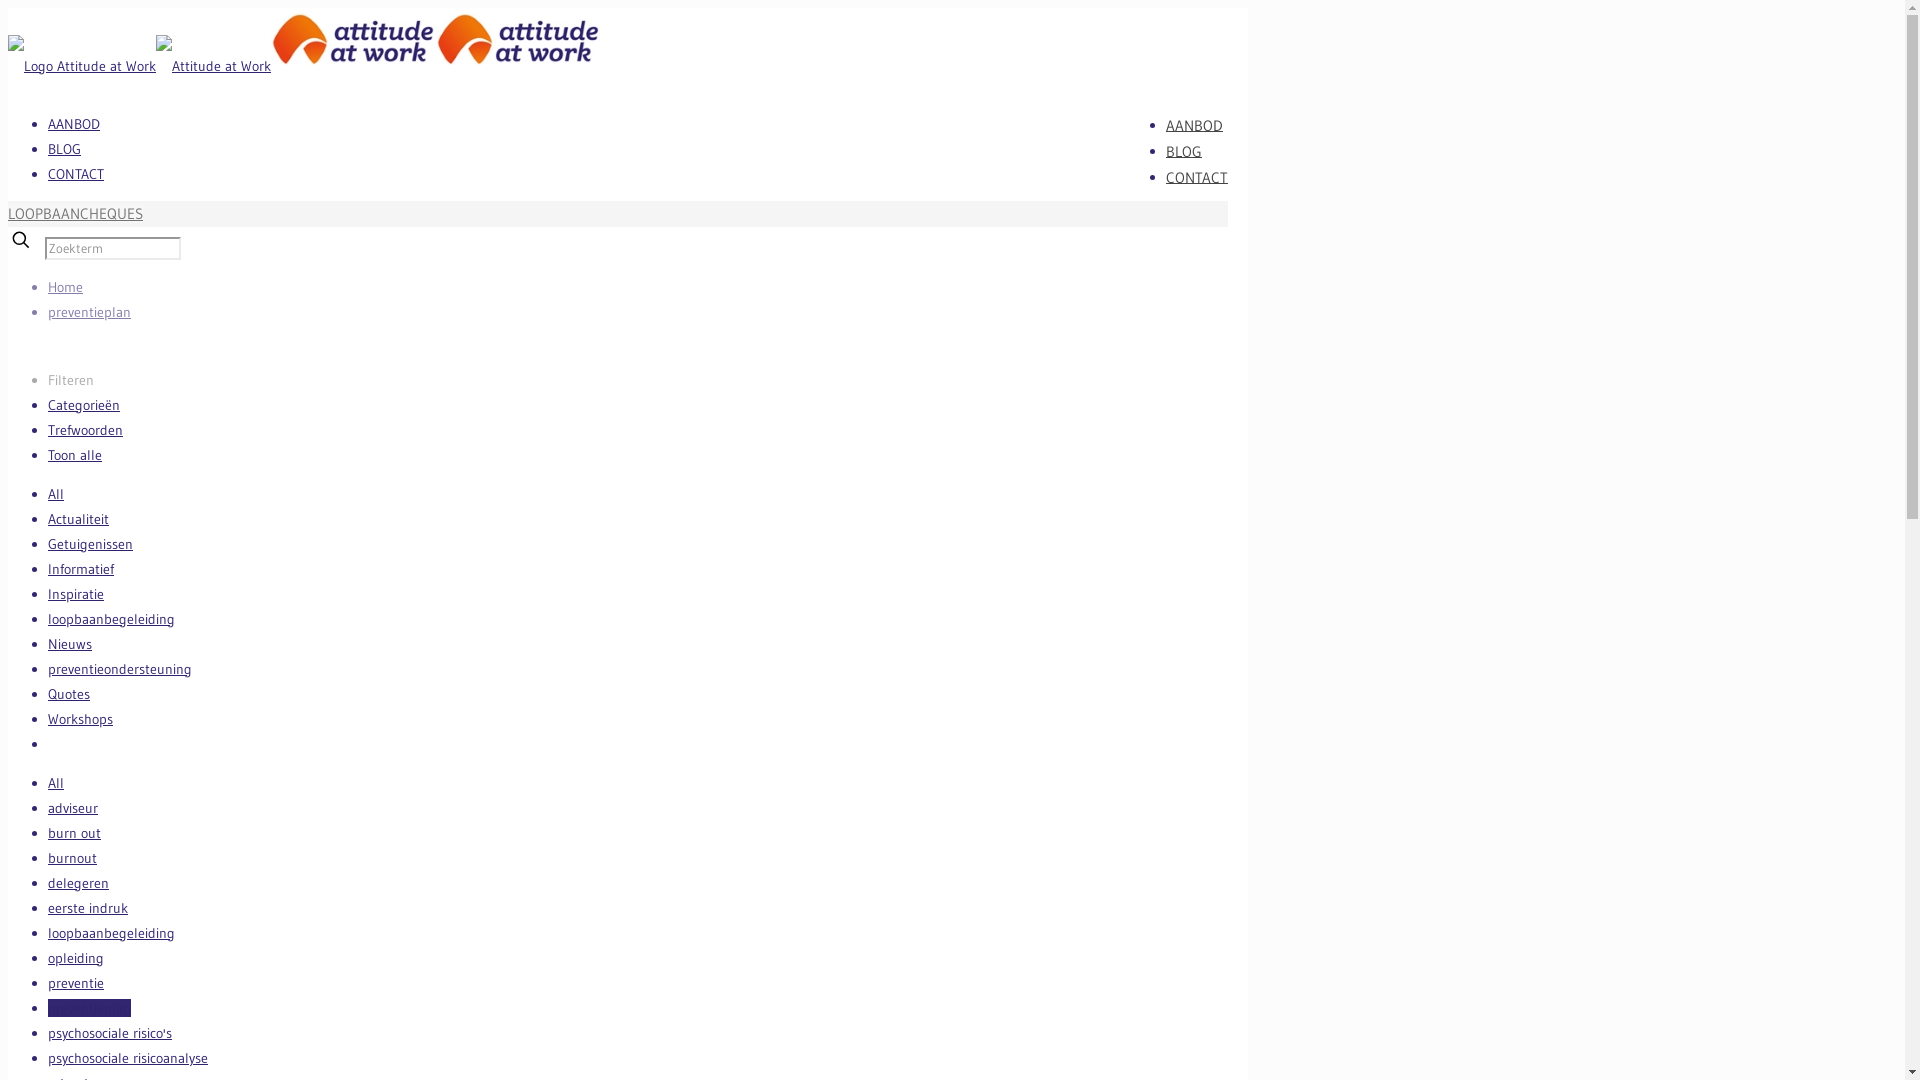 The width and height of the screenshot is (1920, 1080). I want to click on 'delegeren', so click(78, 882).